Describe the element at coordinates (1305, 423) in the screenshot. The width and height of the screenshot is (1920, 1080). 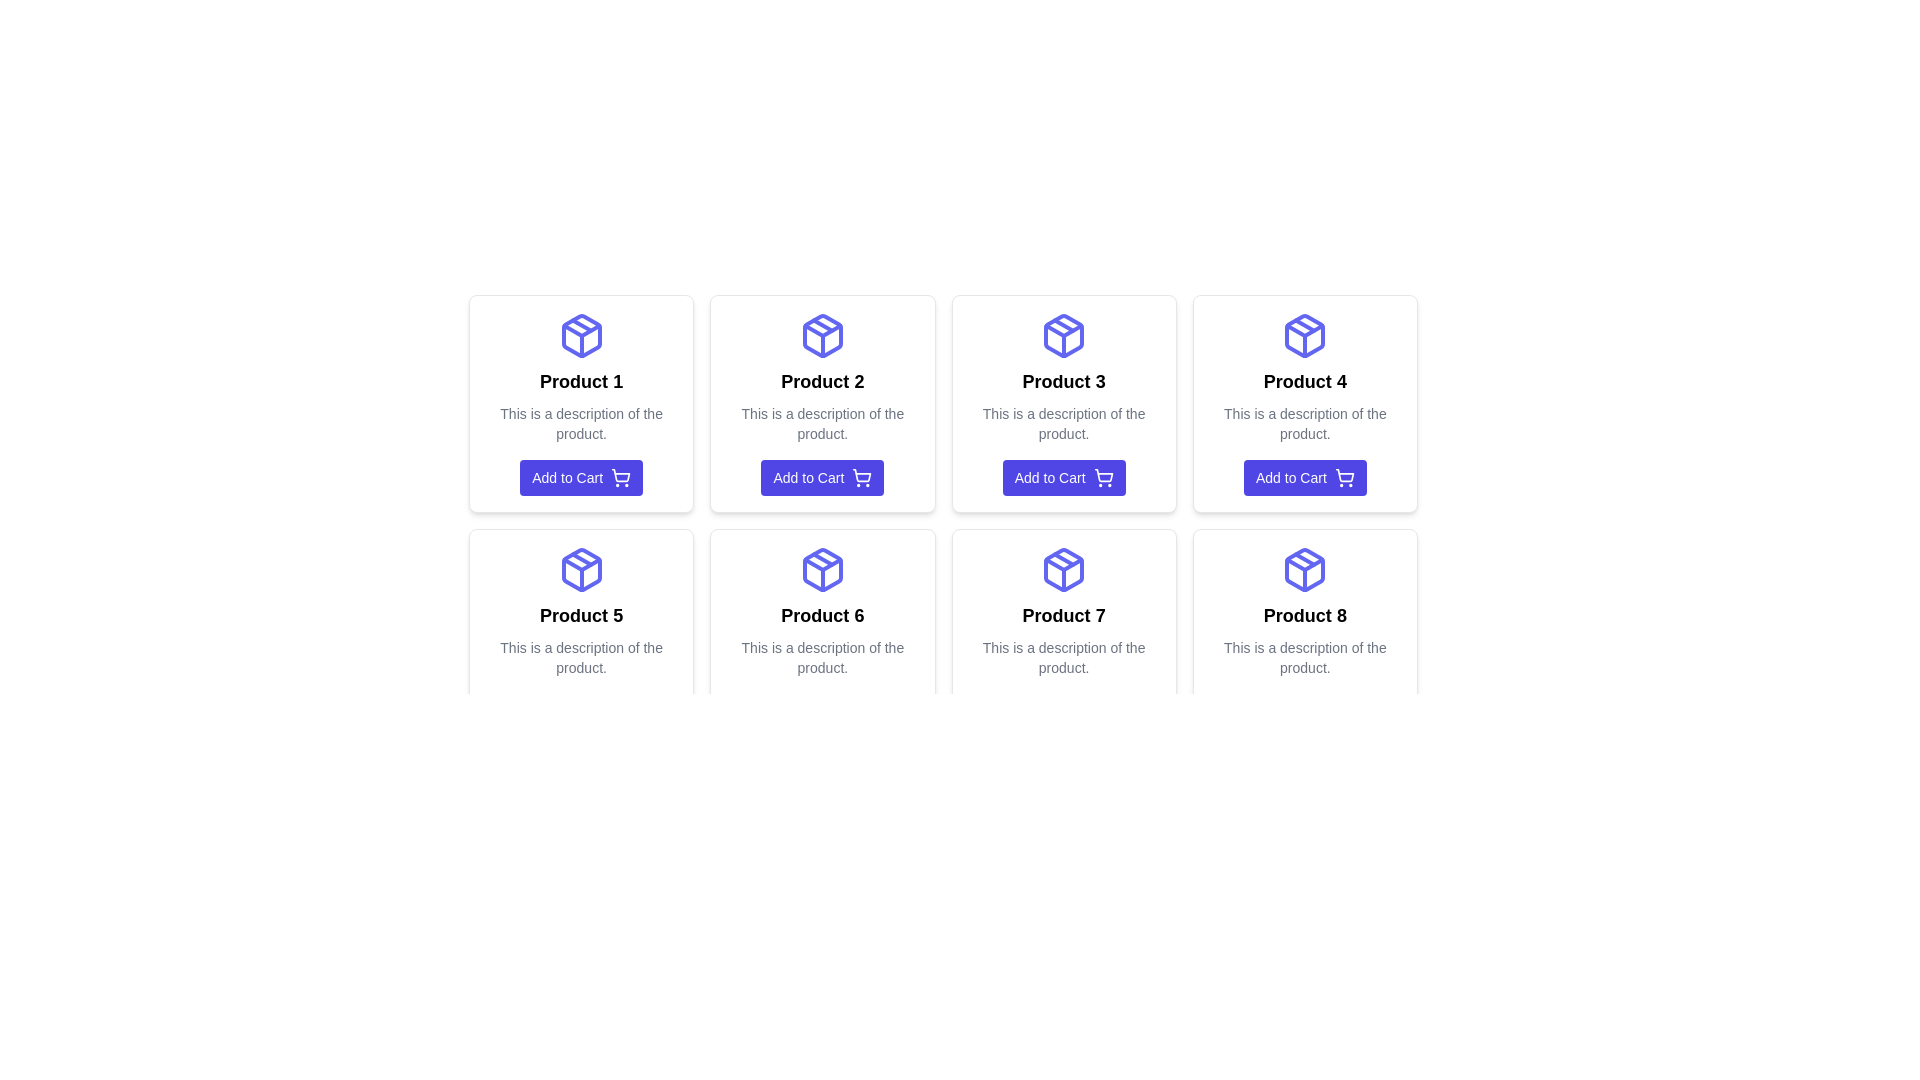
I see `the Text Label element that reads 'This is a description of the product.' located in the product card for 'Product 4', which is positioned below the title and above the 'Add to Cart' button` at that location.